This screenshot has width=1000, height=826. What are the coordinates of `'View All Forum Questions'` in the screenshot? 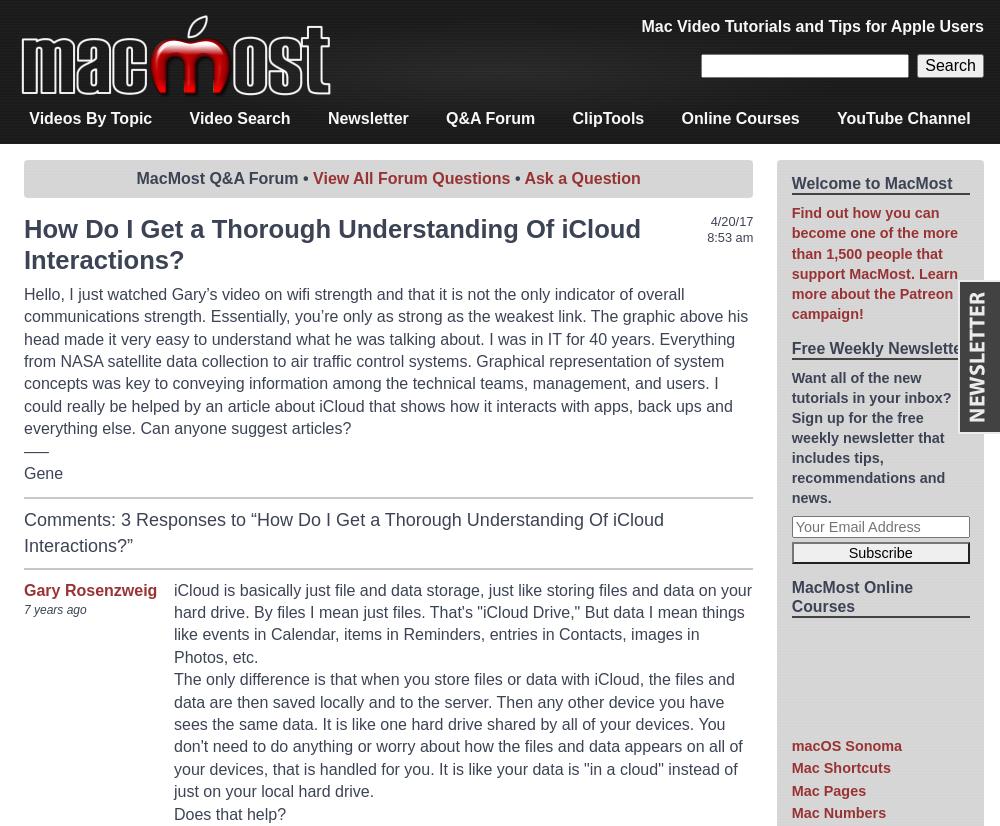 It's located at (411, 177).